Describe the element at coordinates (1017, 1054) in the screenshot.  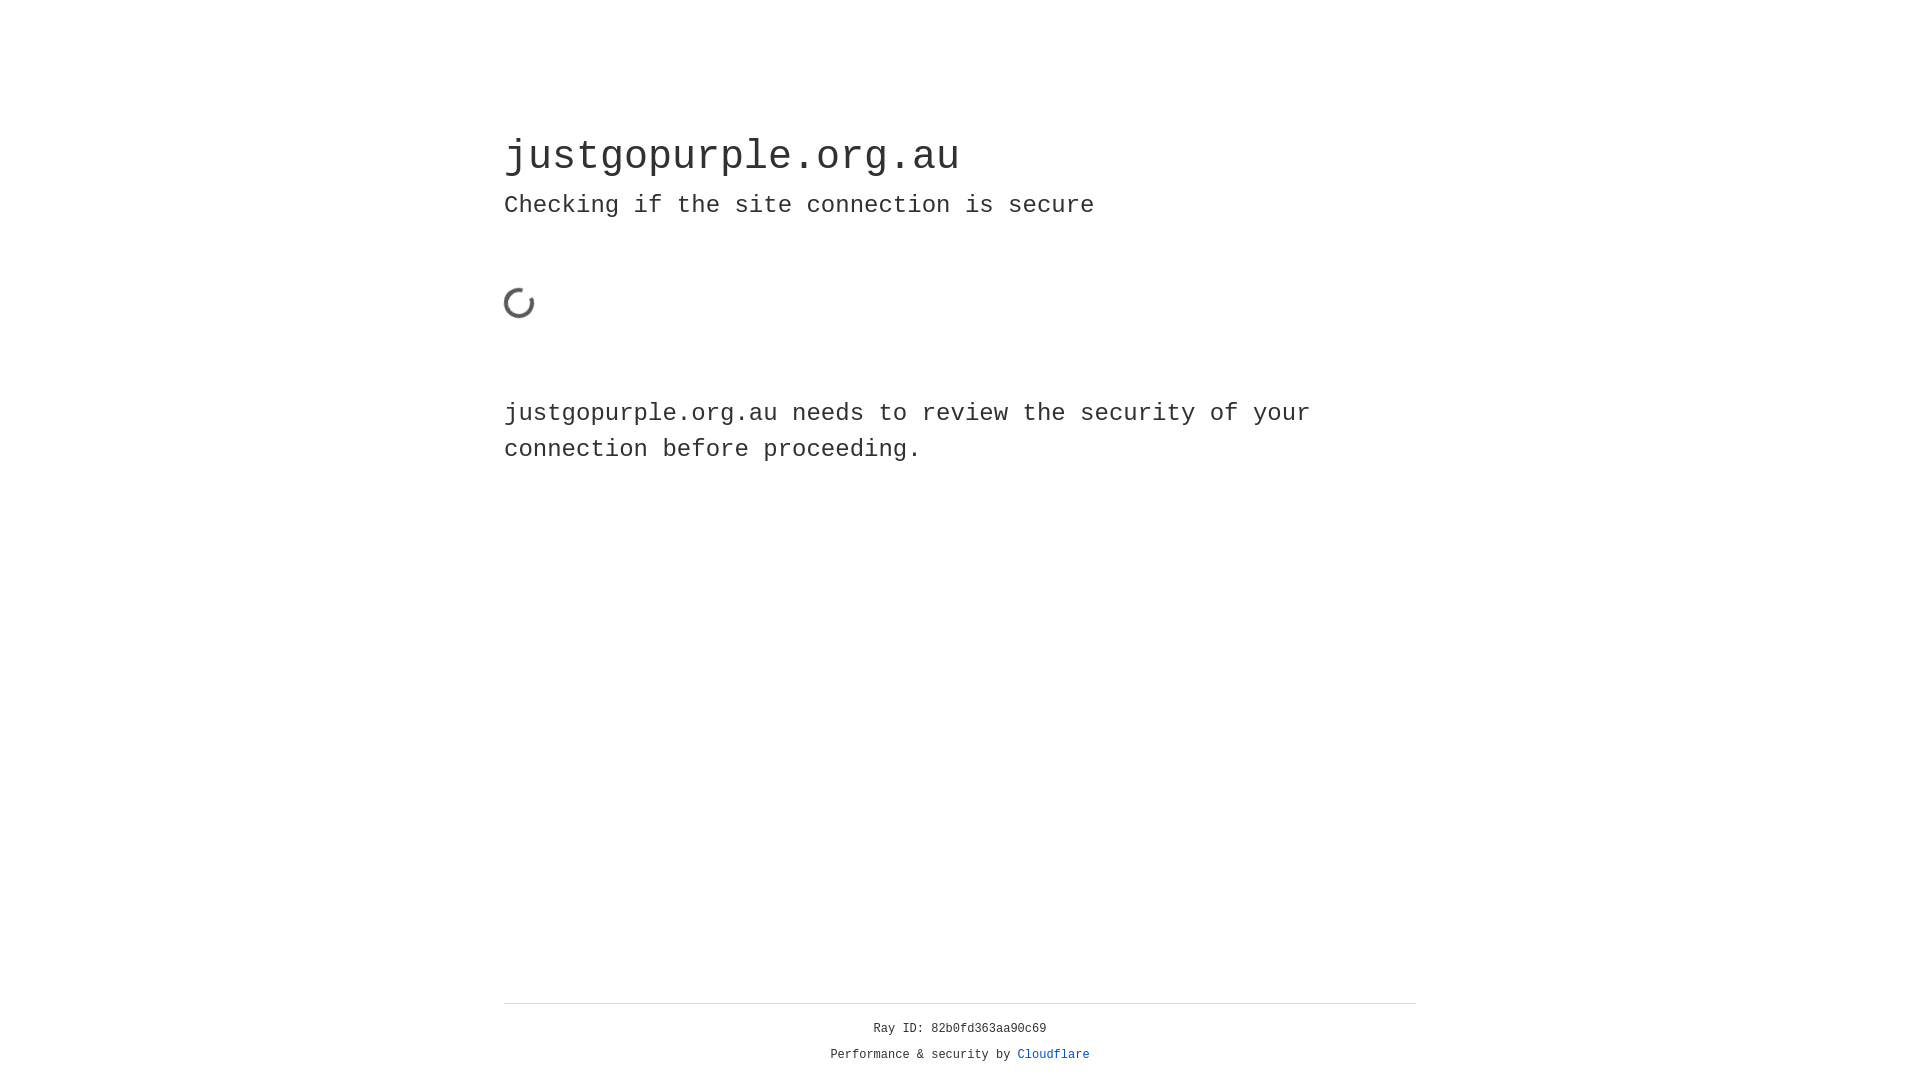
I see `'Cloudflare'` at that location.